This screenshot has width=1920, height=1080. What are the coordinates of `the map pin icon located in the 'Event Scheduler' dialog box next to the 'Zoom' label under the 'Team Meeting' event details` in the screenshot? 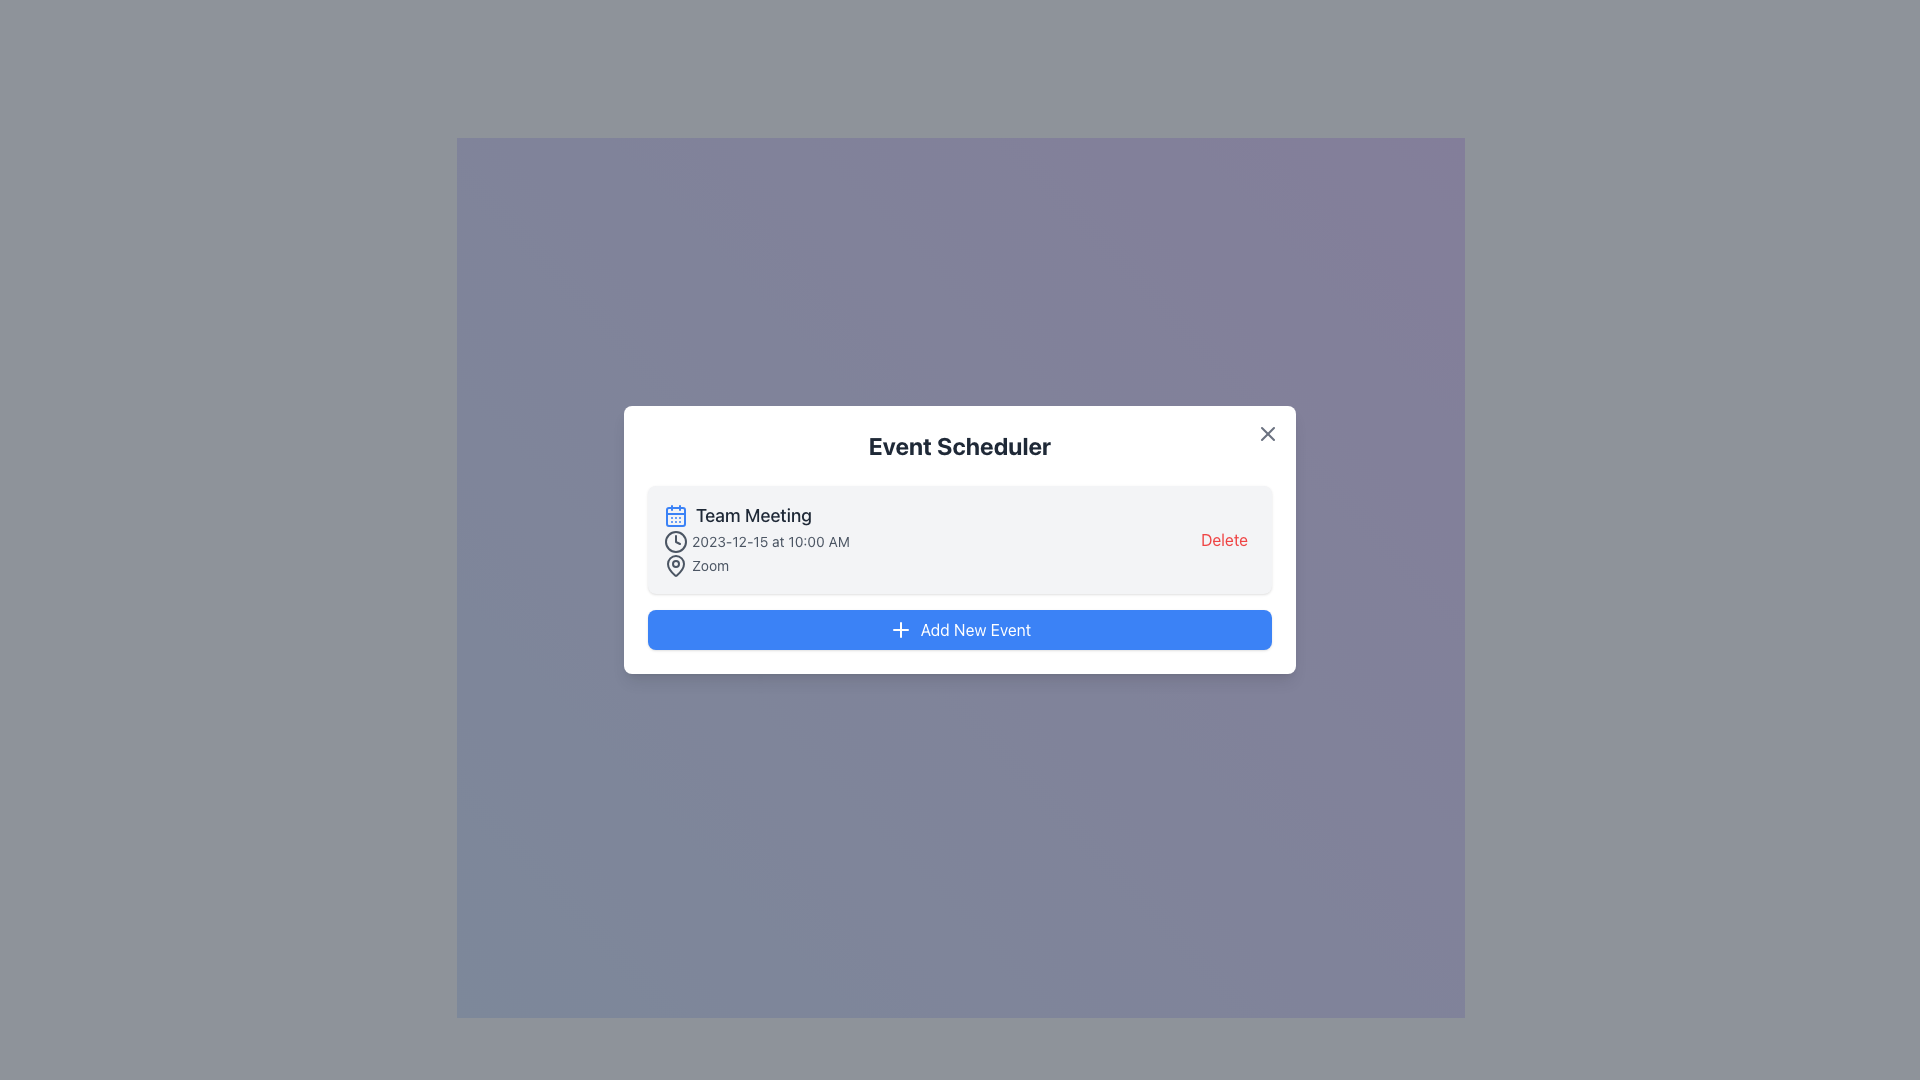 It's located at (676, 564).